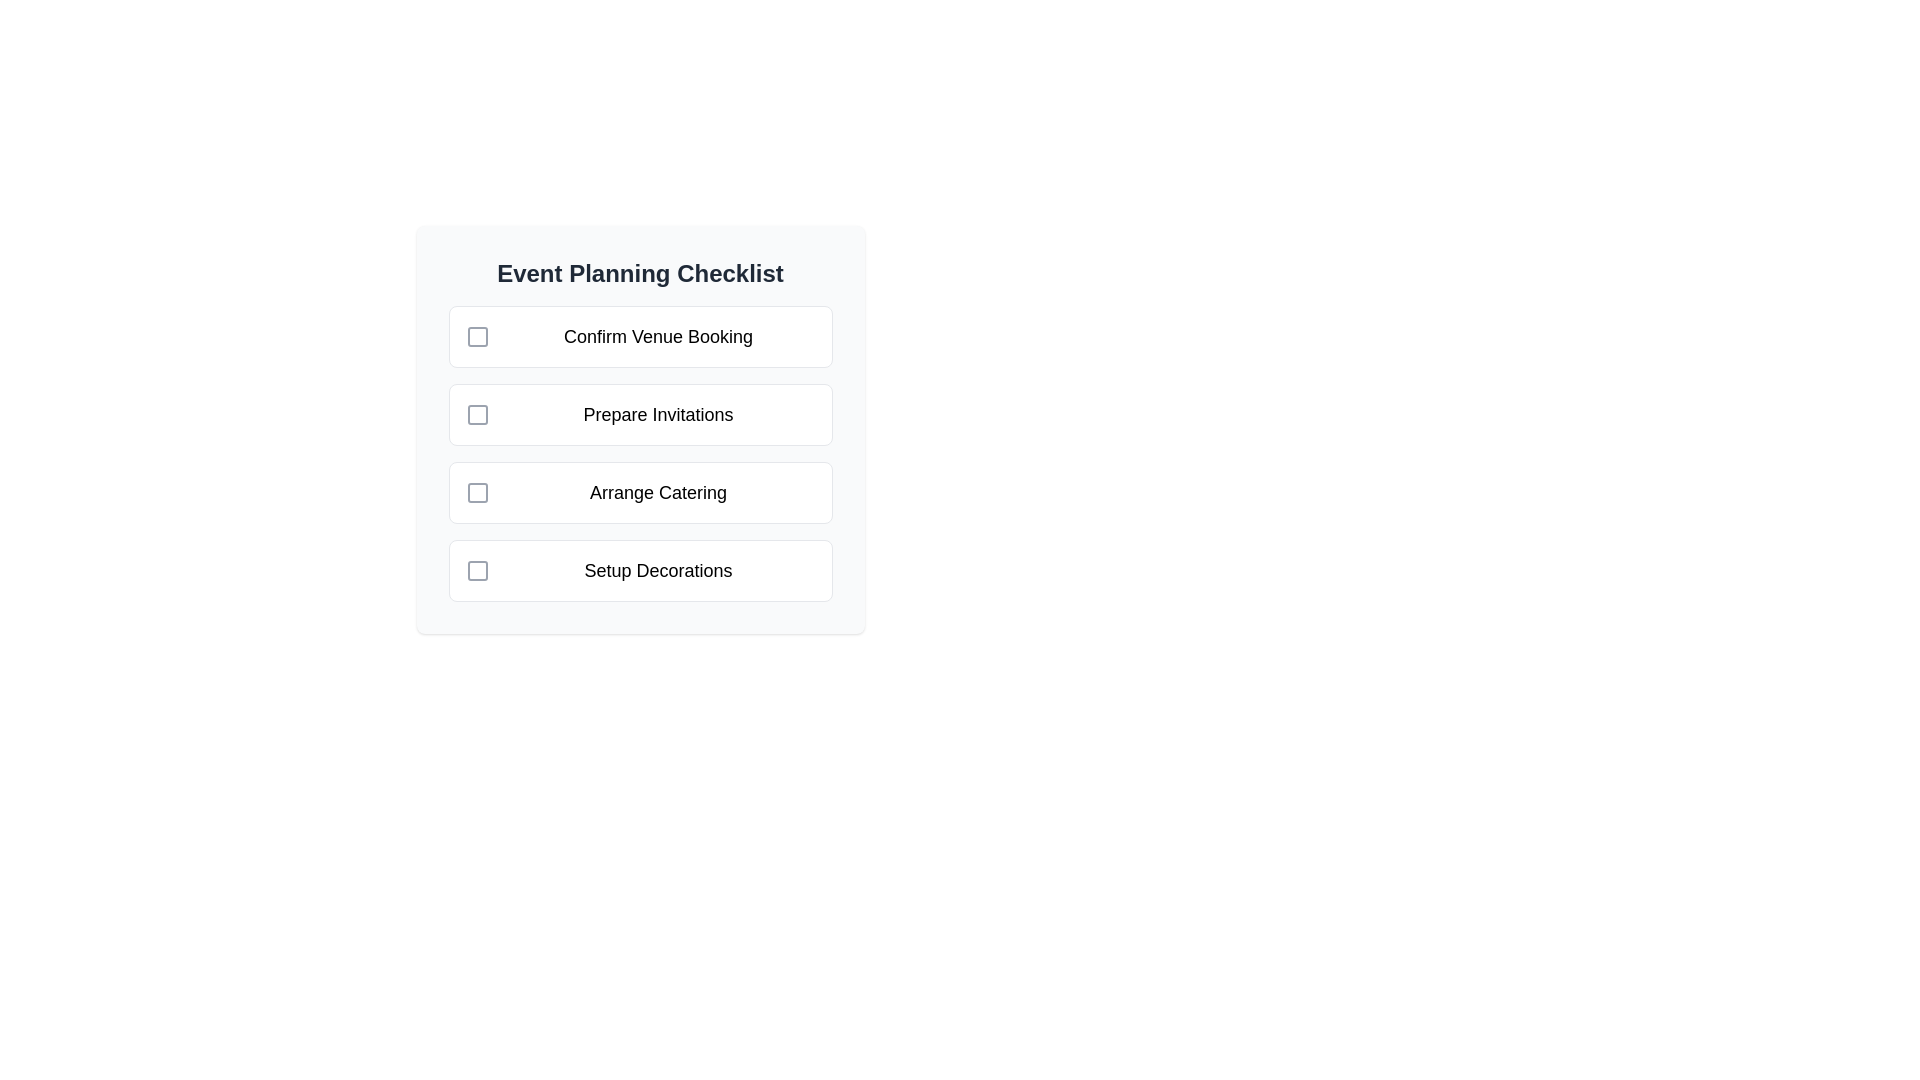 This screenshot has width=1920, height=1080. What do you see at coordinates (476, 335) in the screenshot?
I see `the Checkbox indicator, which is a small, rounded gray square located within a larger square frame, positioned to the left of the 'Confirm Venue Booking' text in the checklist layout` at bounding box center [476, 335].